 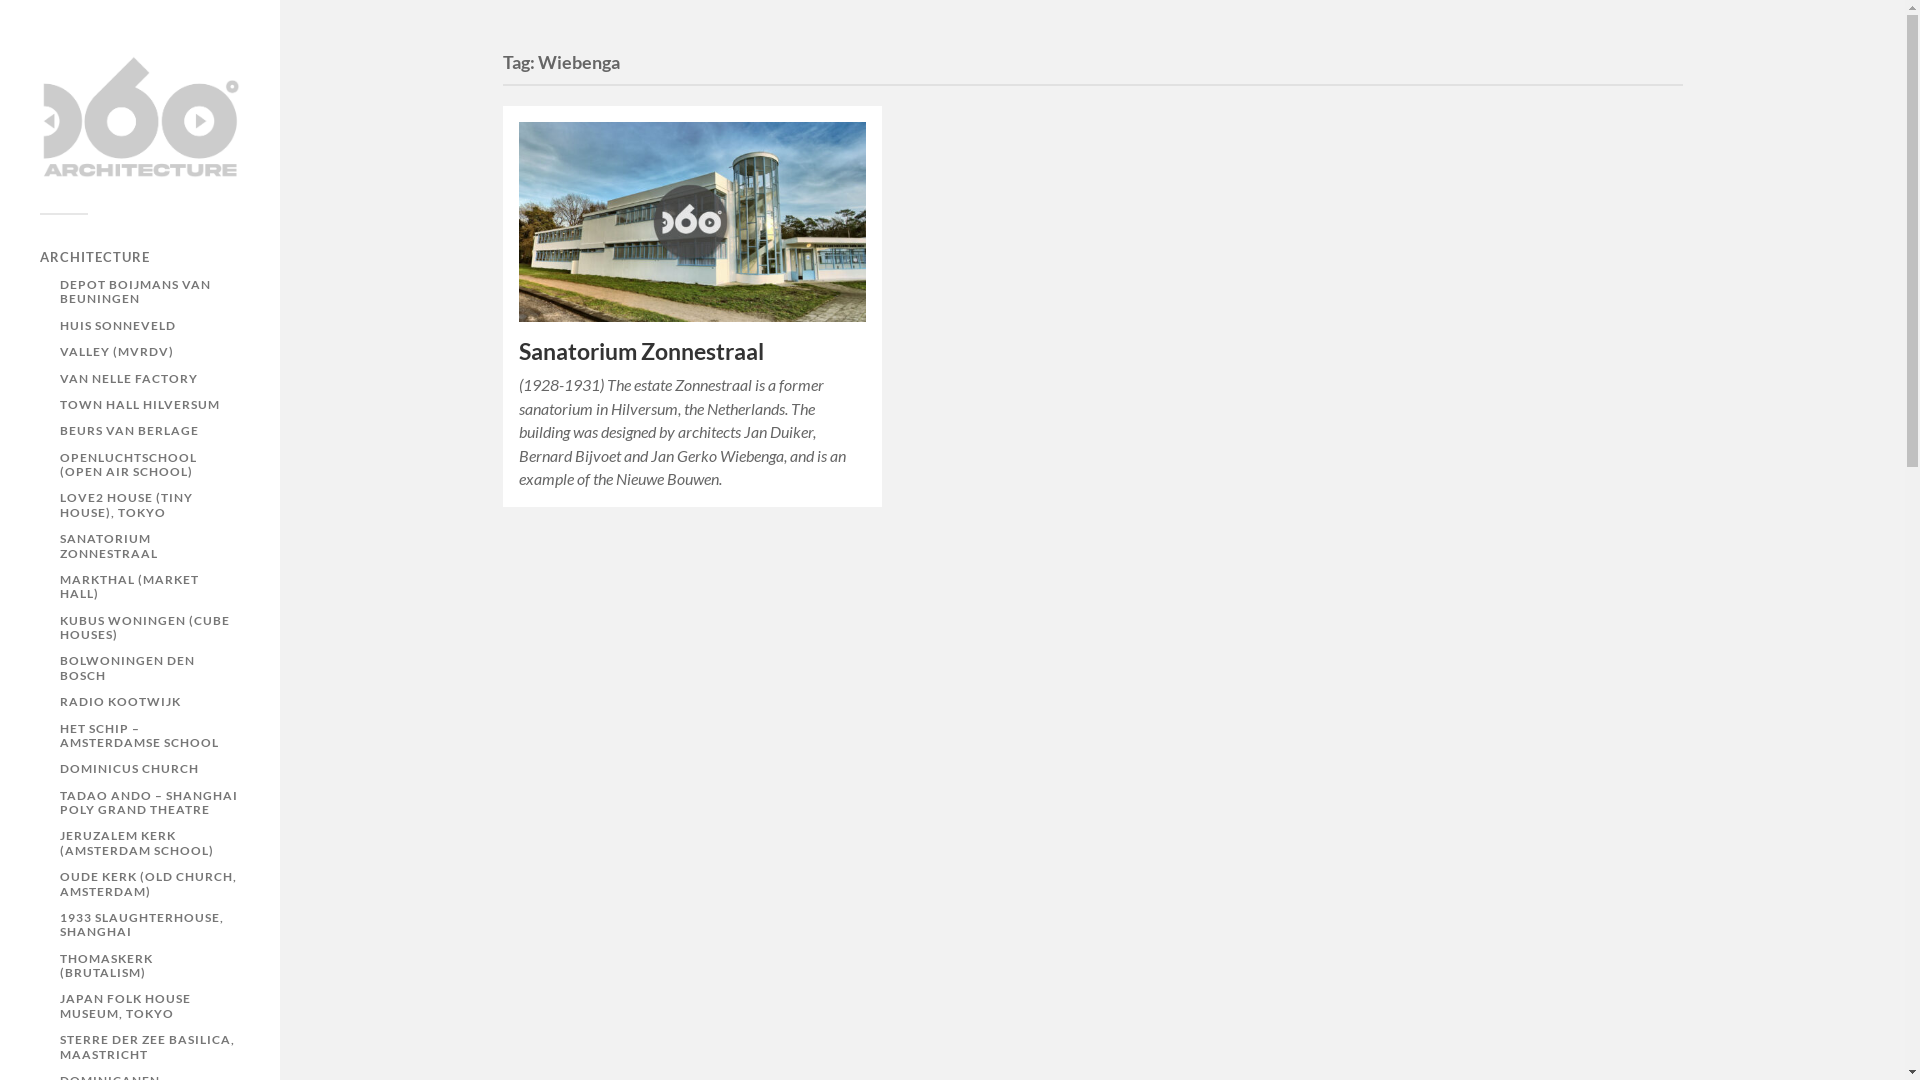 I want to click on 'SANATORIUM ZONNESTRAAL', so click(x=108, y=545).